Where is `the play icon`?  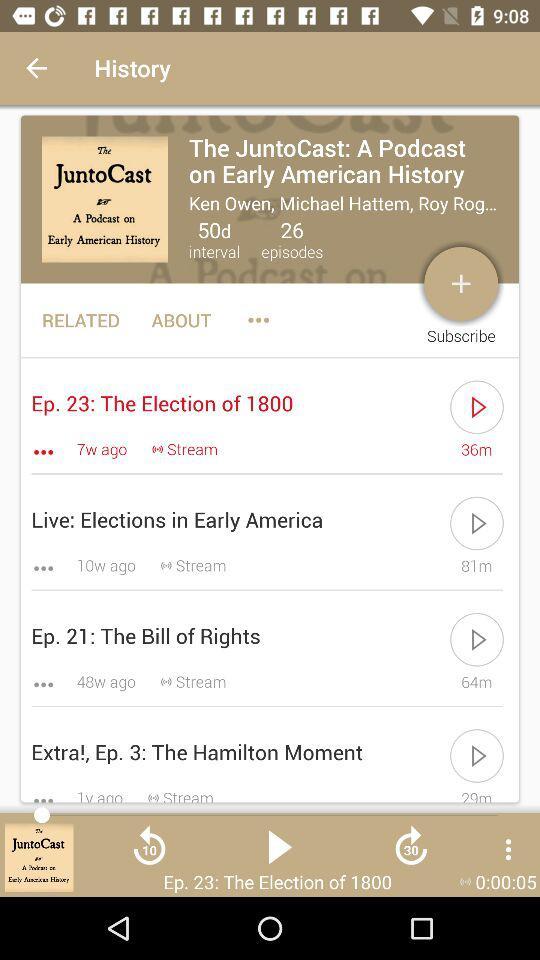 the play icon is located at coordinates (279, 853).